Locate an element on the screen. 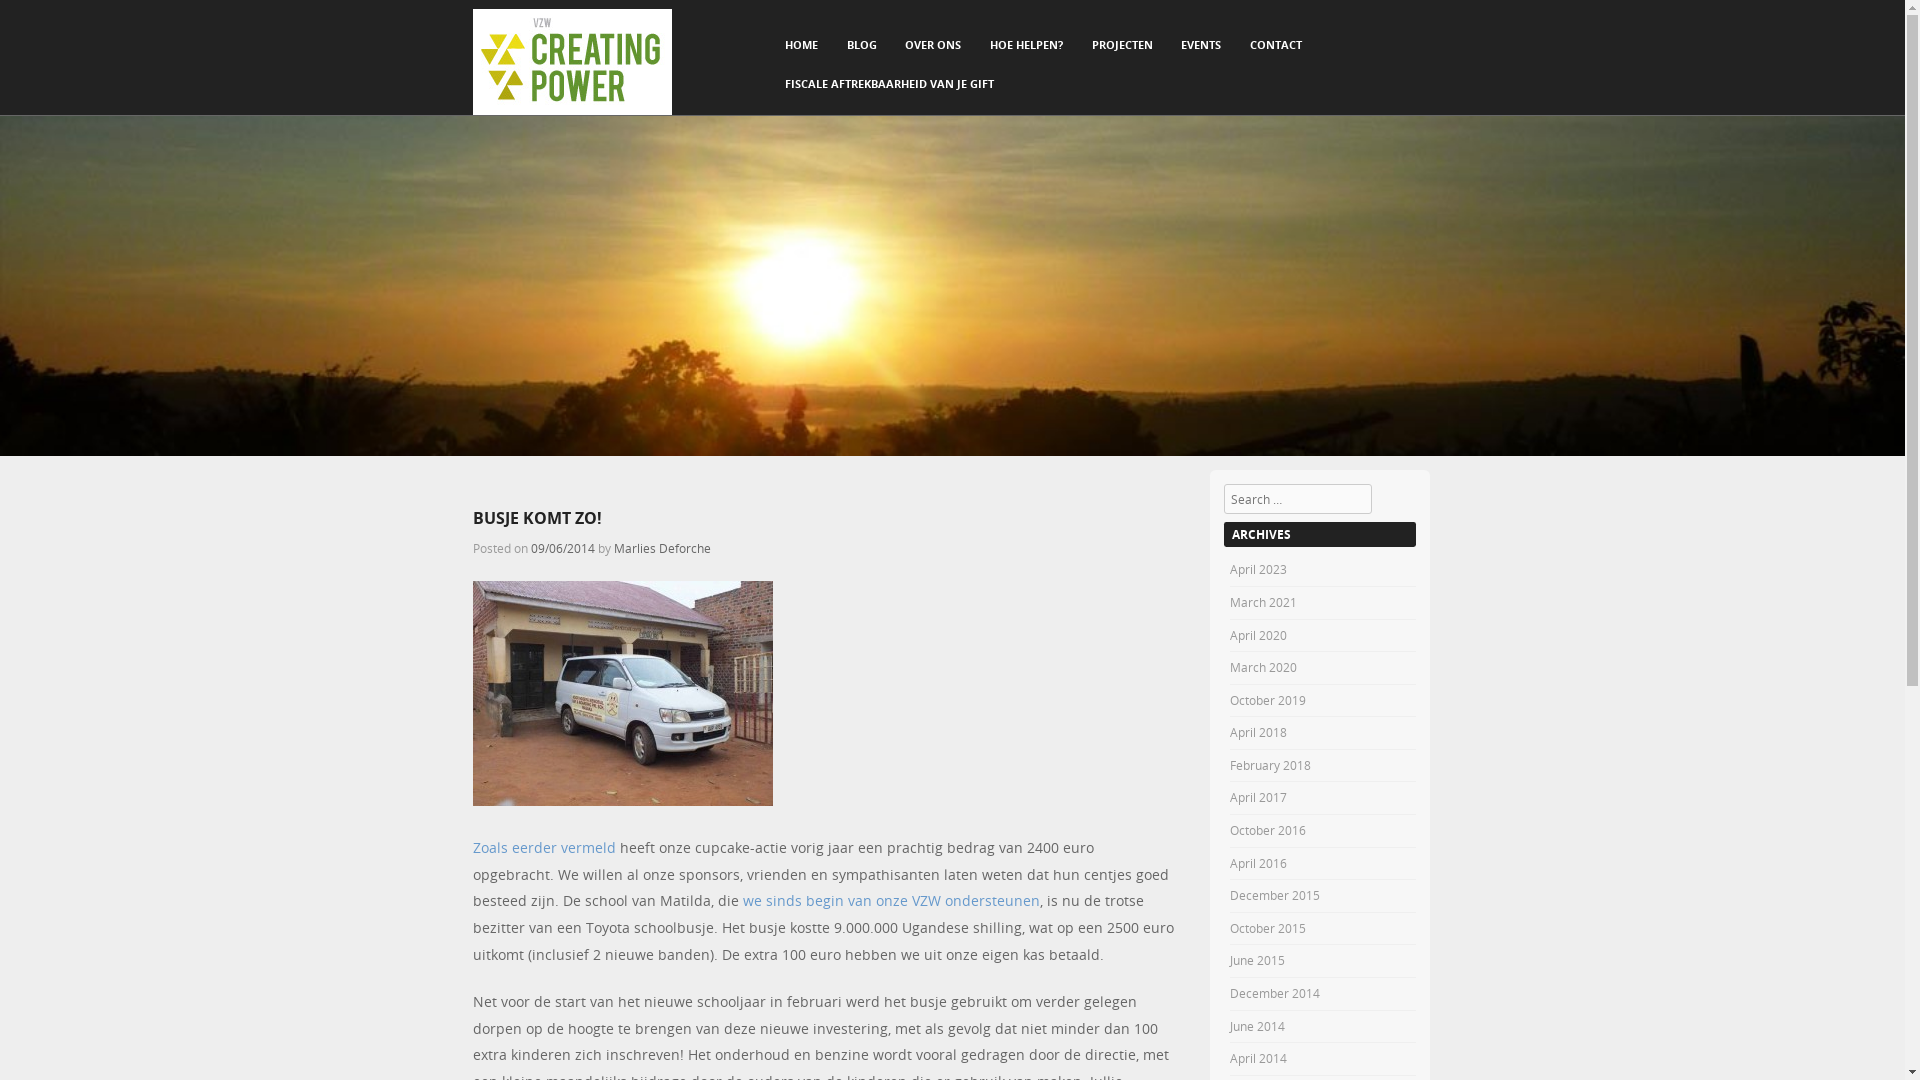  'February 2018' is located at coordinates (1269, 764).